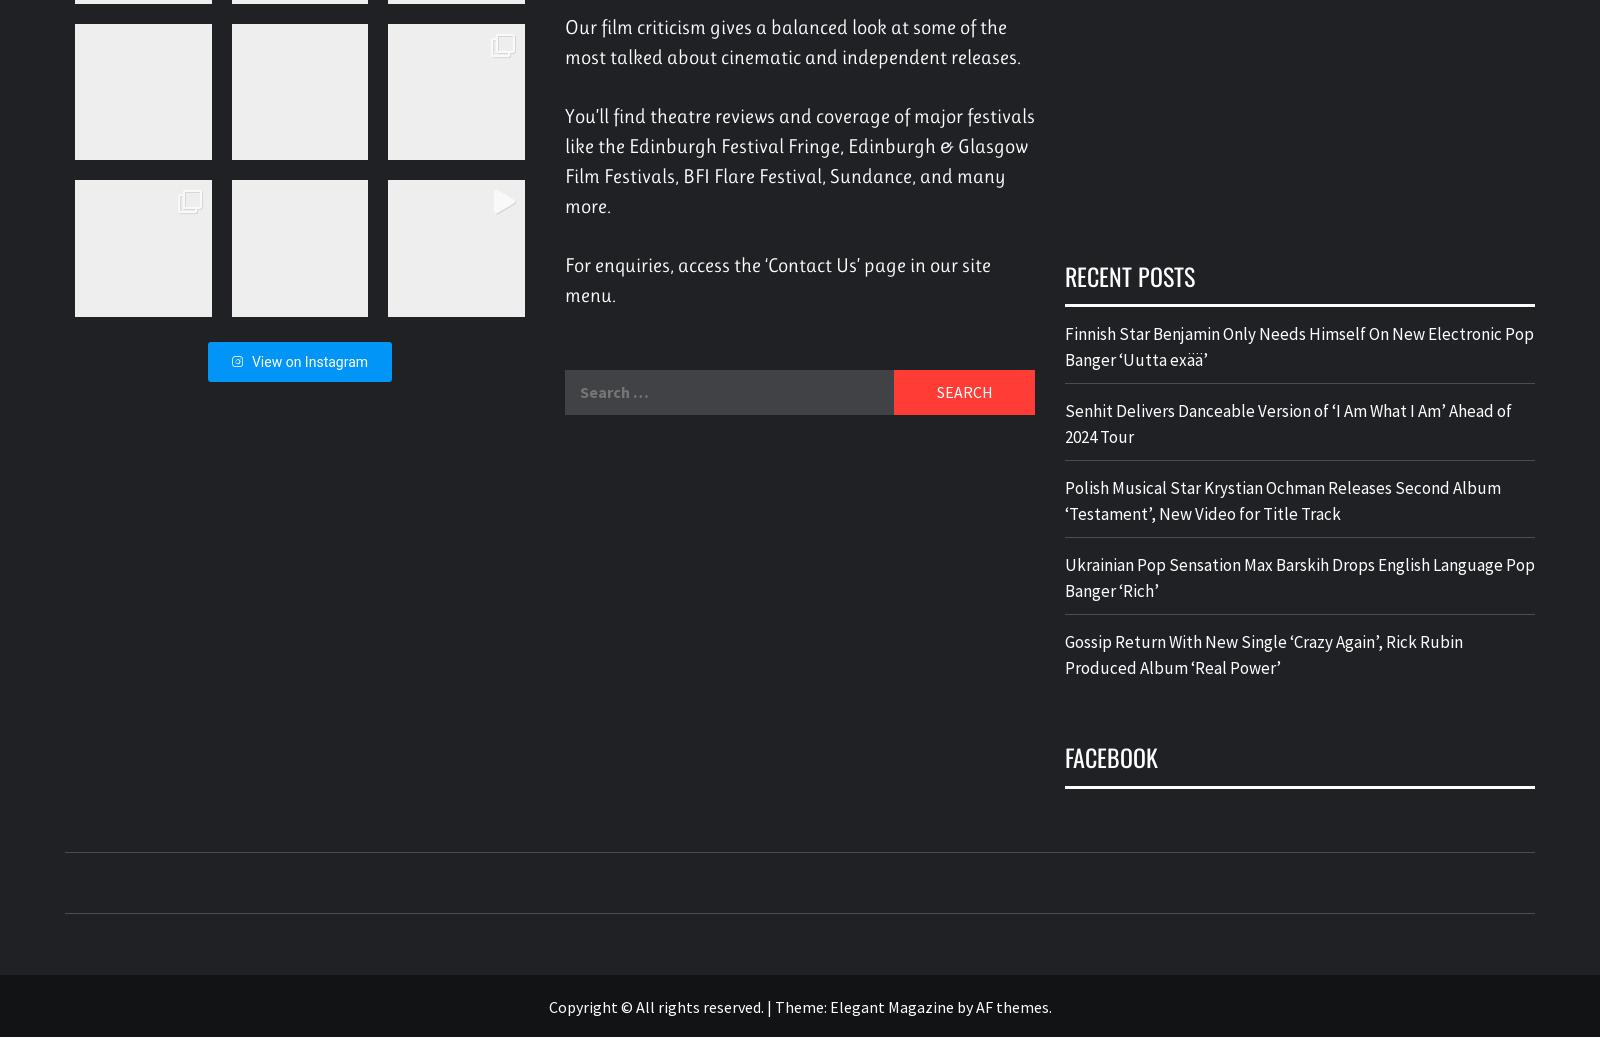 The width and height of the screenshot is (1600, 1037). What do you see at coordinates (1111, 757) in the screenshot?
I see `'Facebook'` at bounding box center [1111, 757].